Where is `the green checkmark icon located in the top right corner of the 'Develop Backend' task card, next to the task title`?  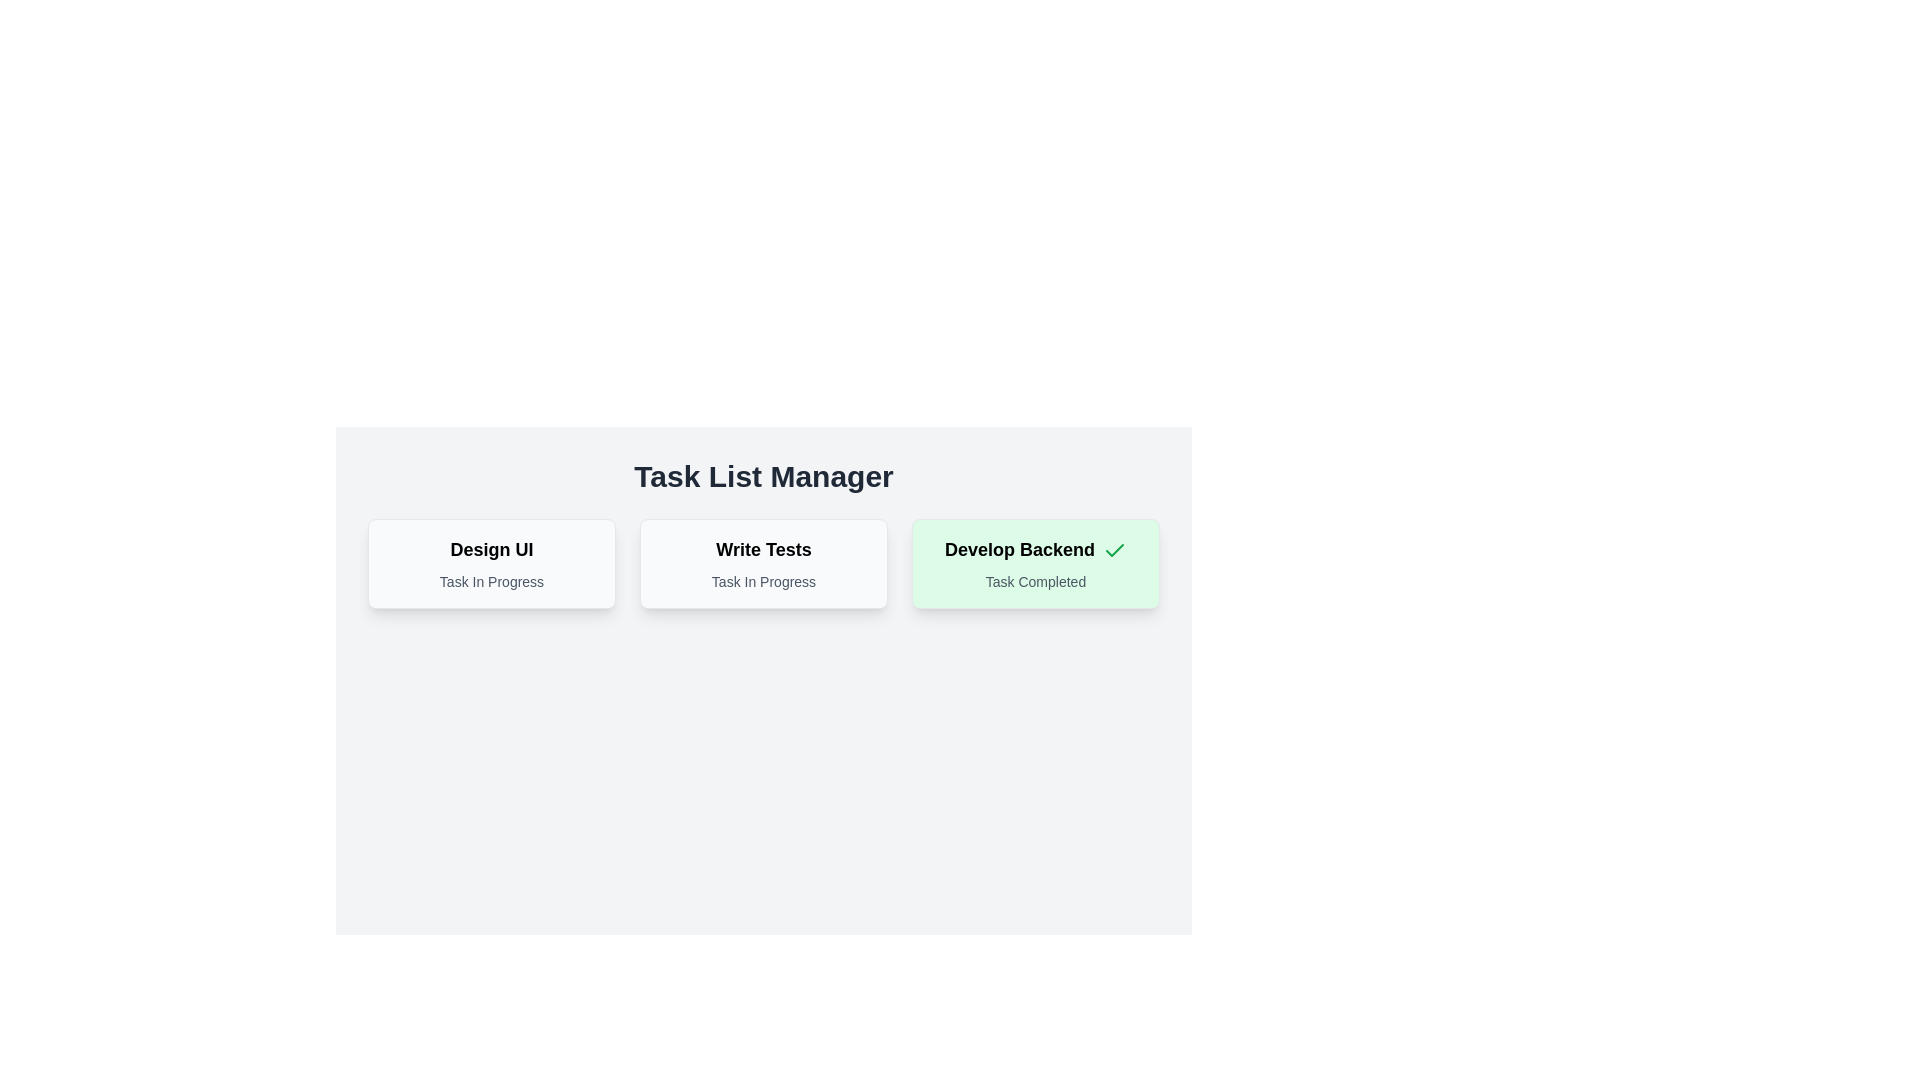 the green checkmark icon located in the top right corner of the 'Develop Backend' task card, next to the task title is located at coordinates (1113, 550).